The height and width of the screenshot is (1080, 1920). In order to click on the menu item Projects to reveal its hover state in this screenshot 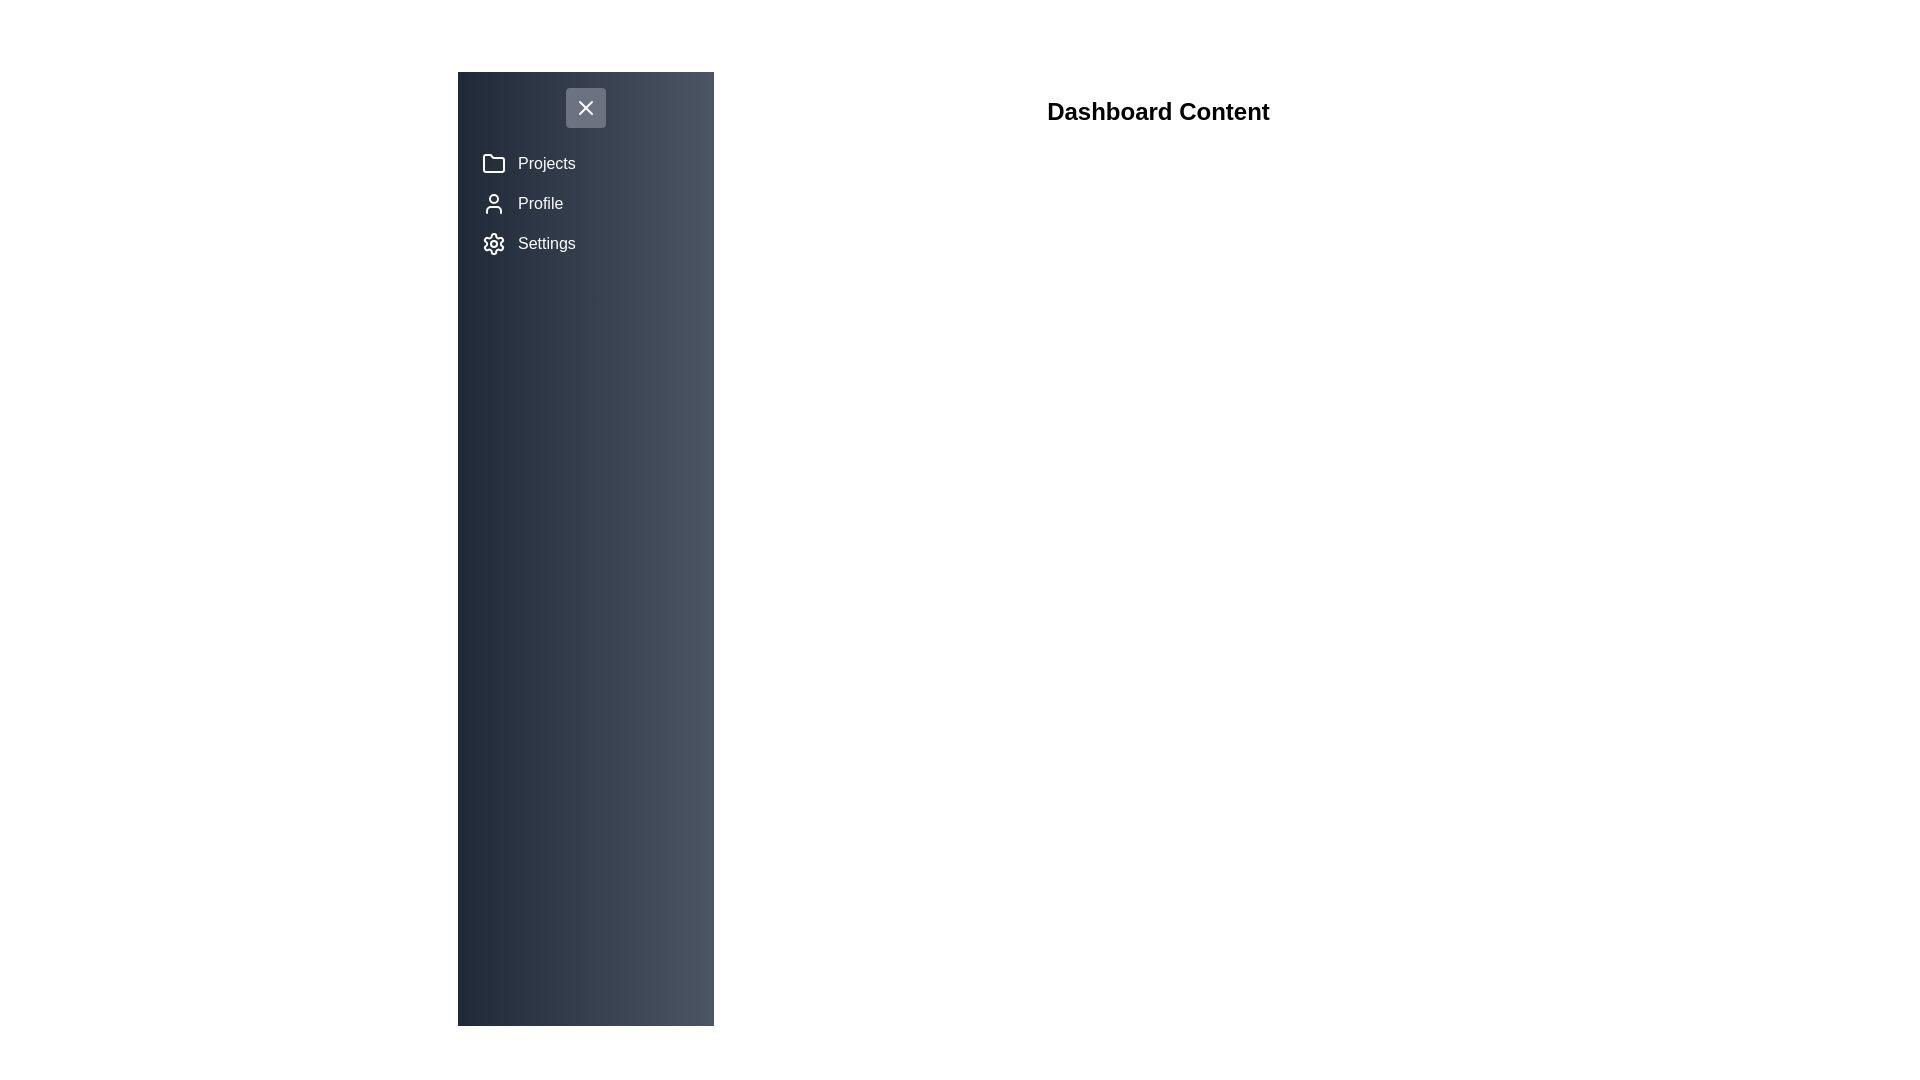, I will do `click(584, 163)`.